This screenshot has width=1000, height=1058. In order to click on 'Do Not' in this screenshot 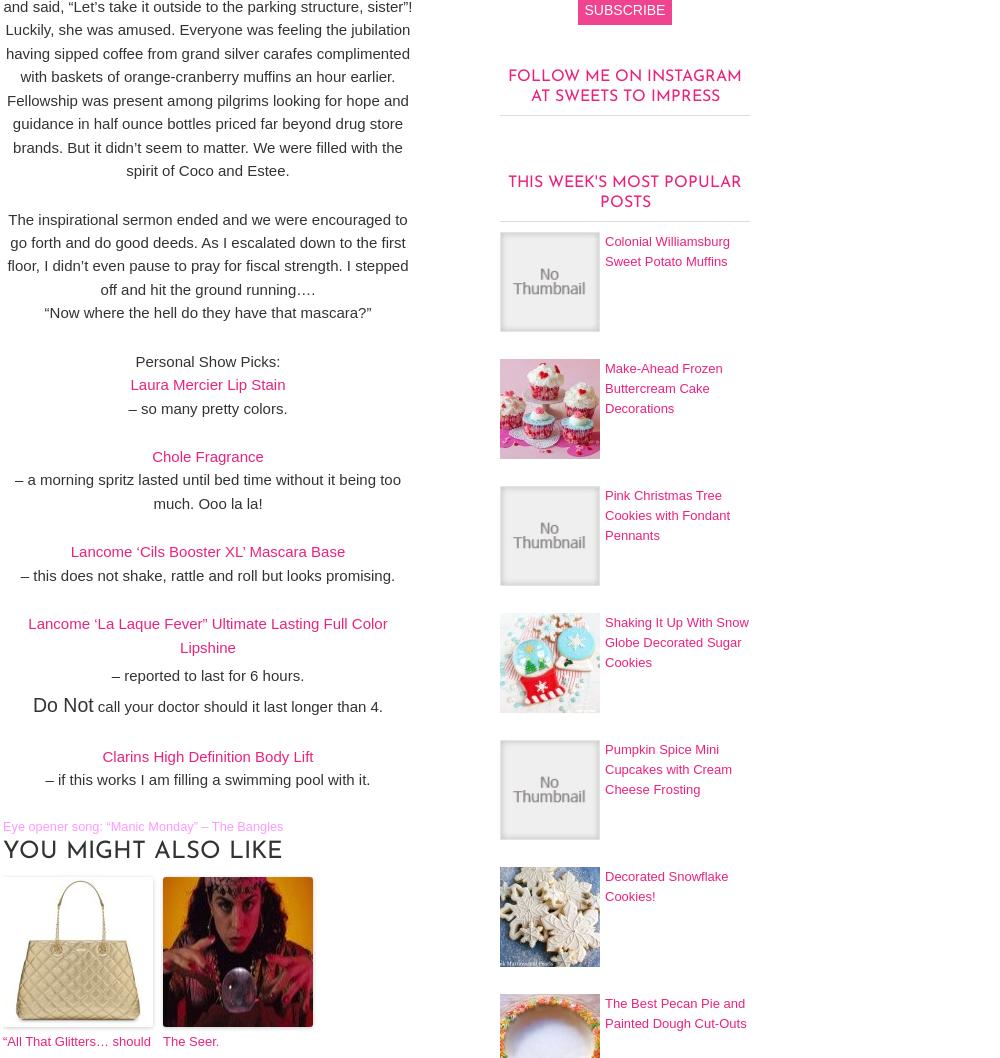, I will do `click(32, 702)`.